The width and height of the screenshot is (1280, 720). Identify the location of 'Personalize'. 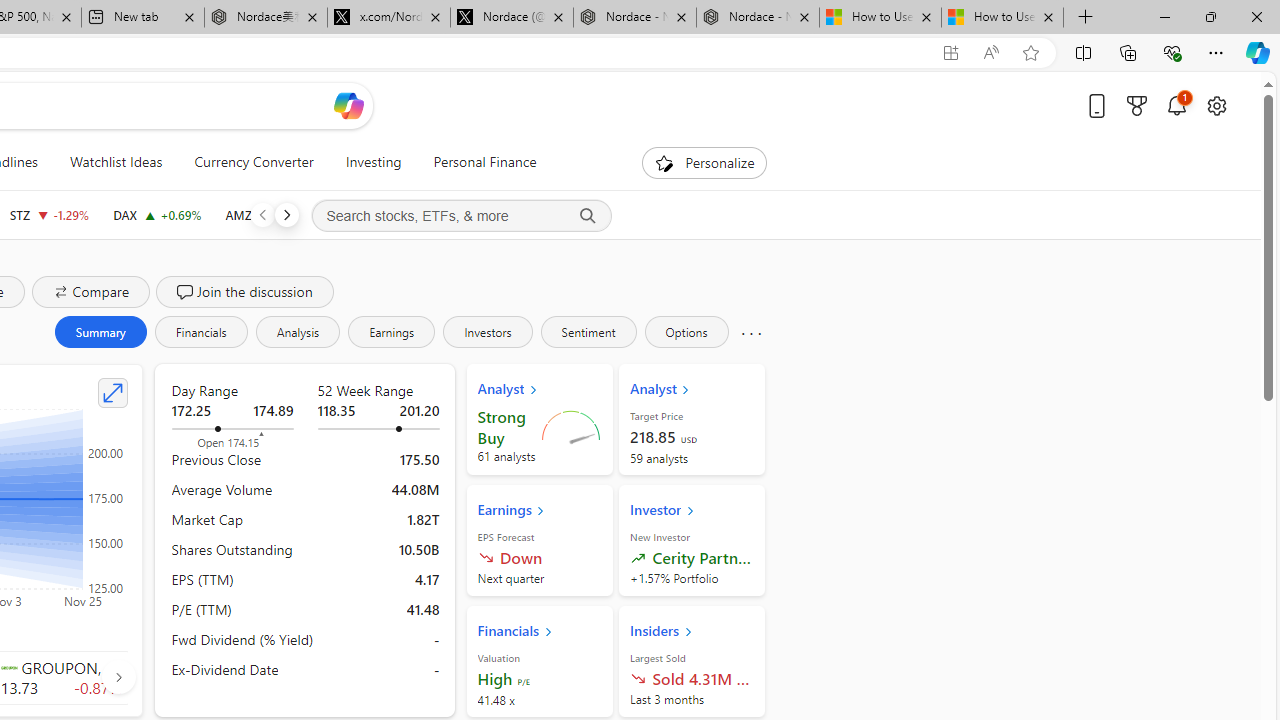
(704, 162).